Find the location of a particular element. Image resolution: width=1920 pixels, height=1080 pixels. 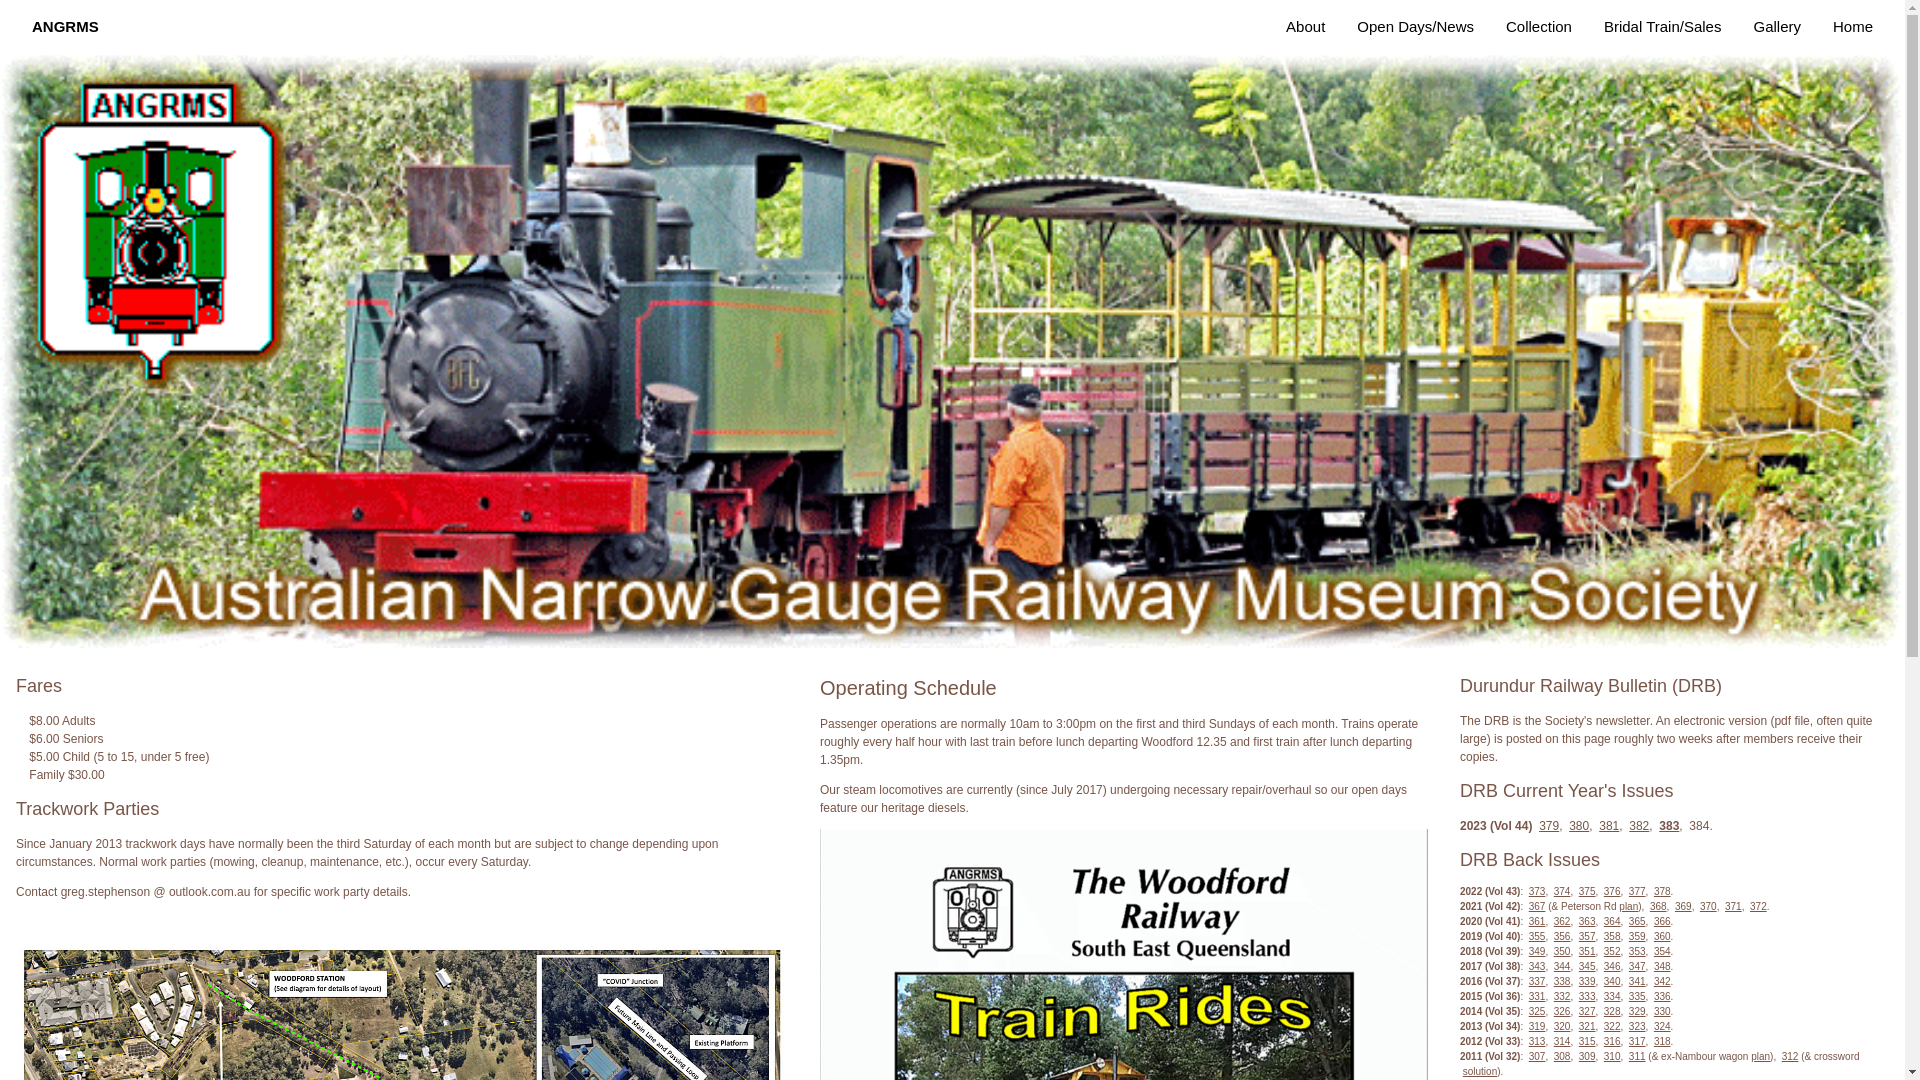

'366' is located at coordinates (1662, 921).